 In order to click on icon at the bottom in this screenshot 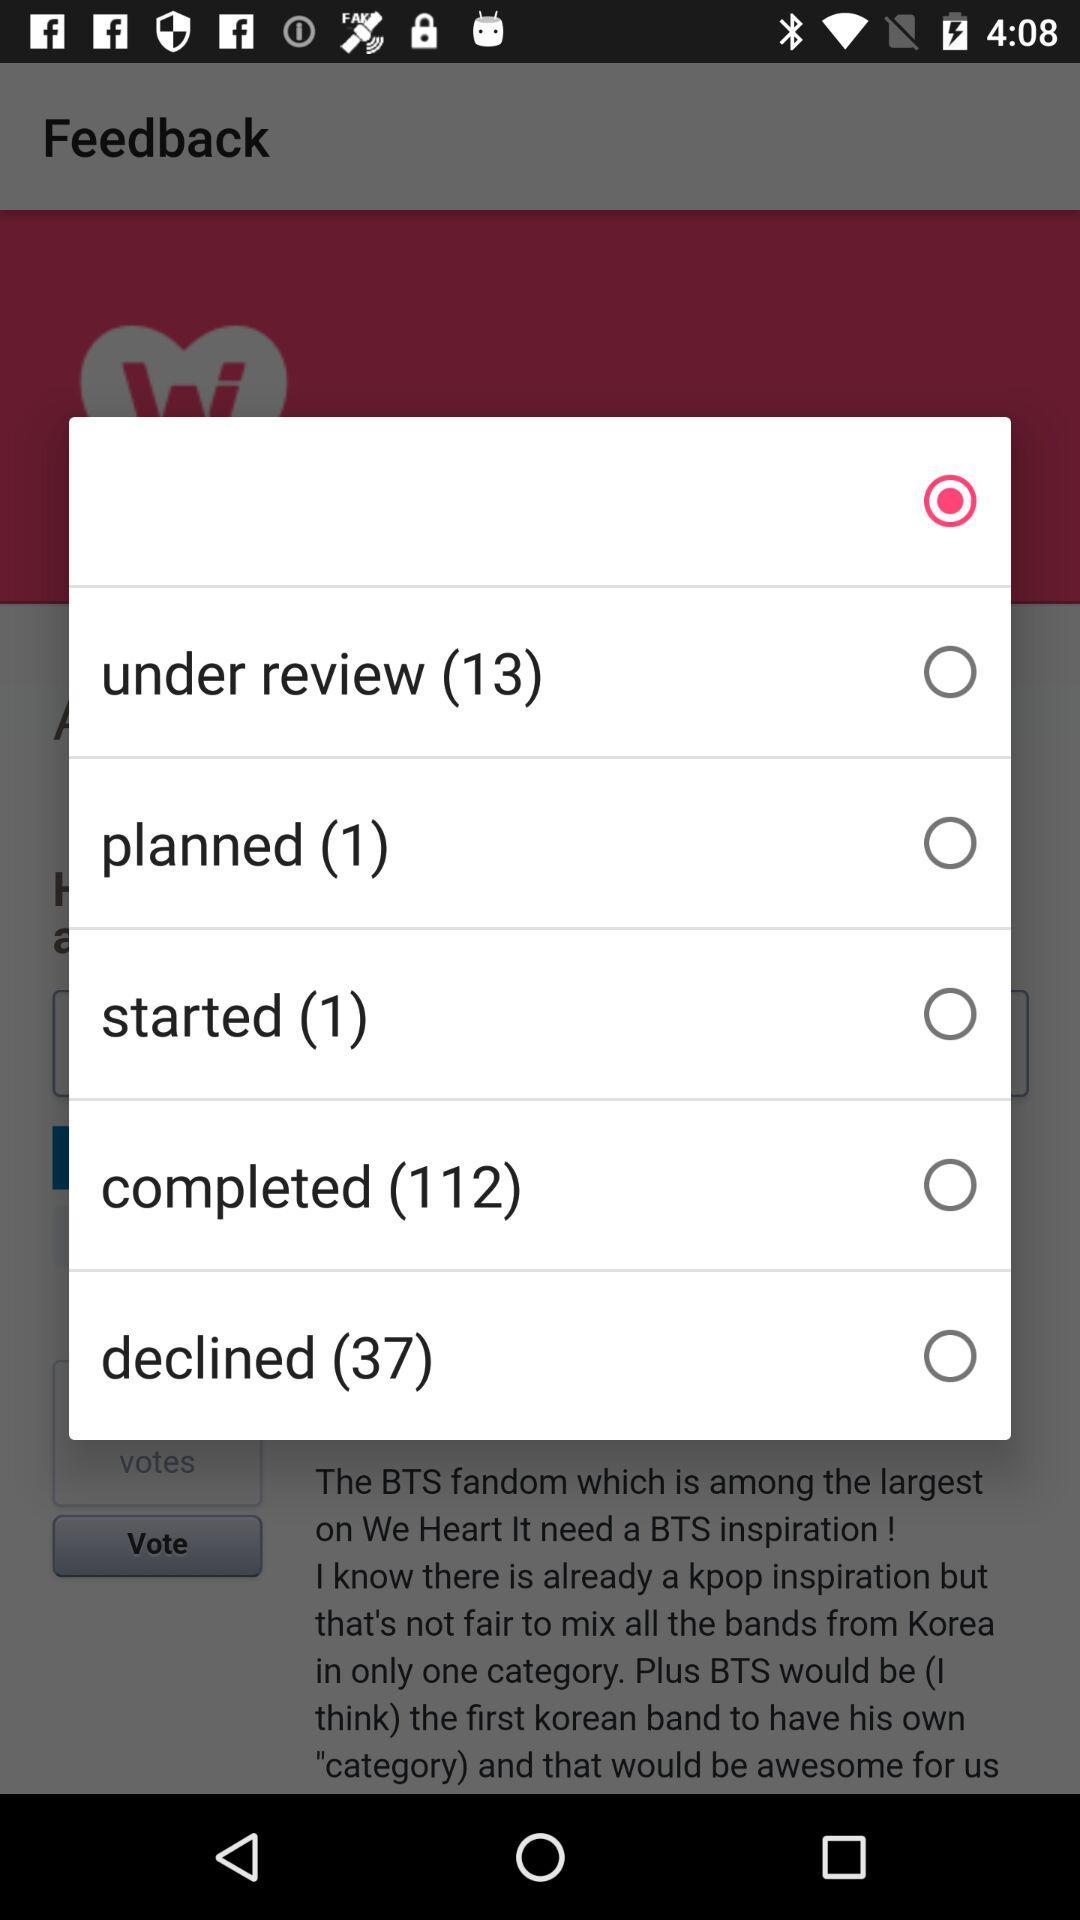, I will do `click(540, 1356)`.